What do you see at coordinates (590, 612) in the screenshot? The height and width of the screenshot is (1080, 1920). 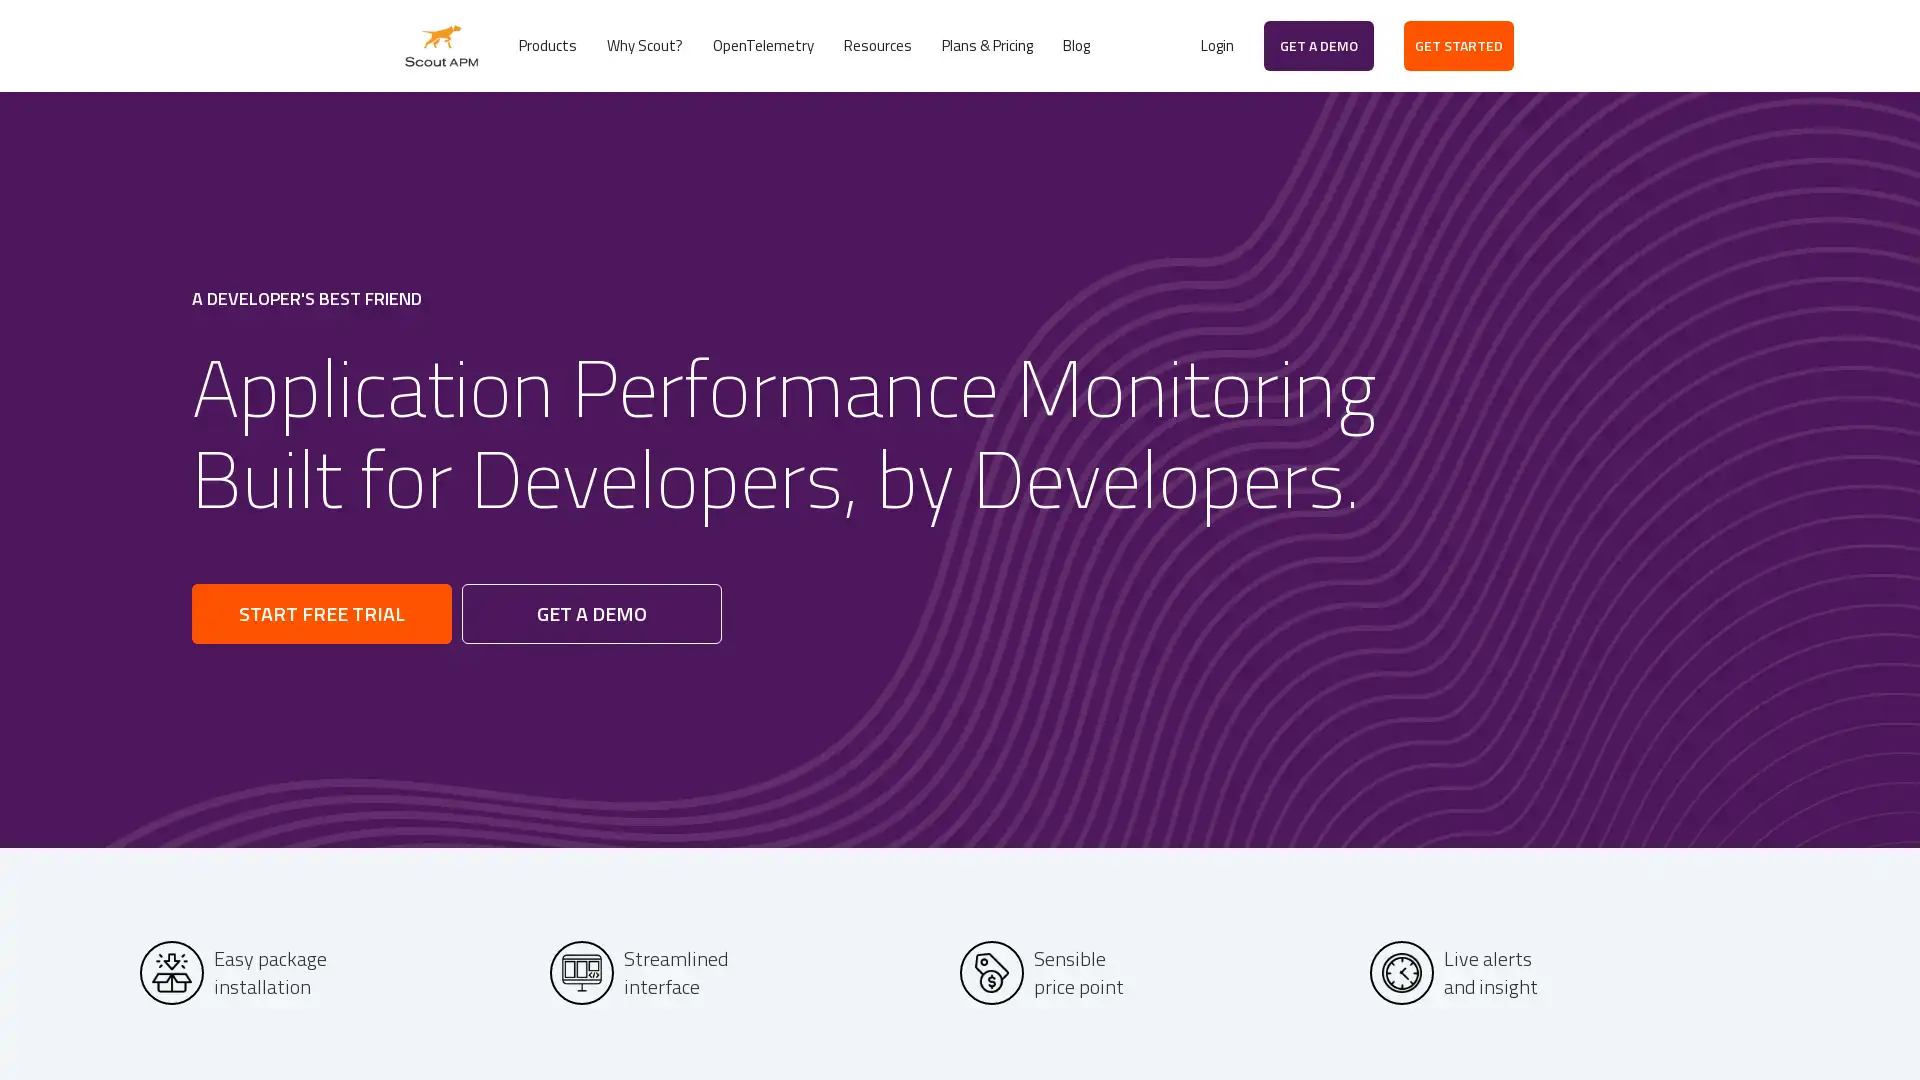 I see `GET A DEMO` at bounding box center [590, 612].